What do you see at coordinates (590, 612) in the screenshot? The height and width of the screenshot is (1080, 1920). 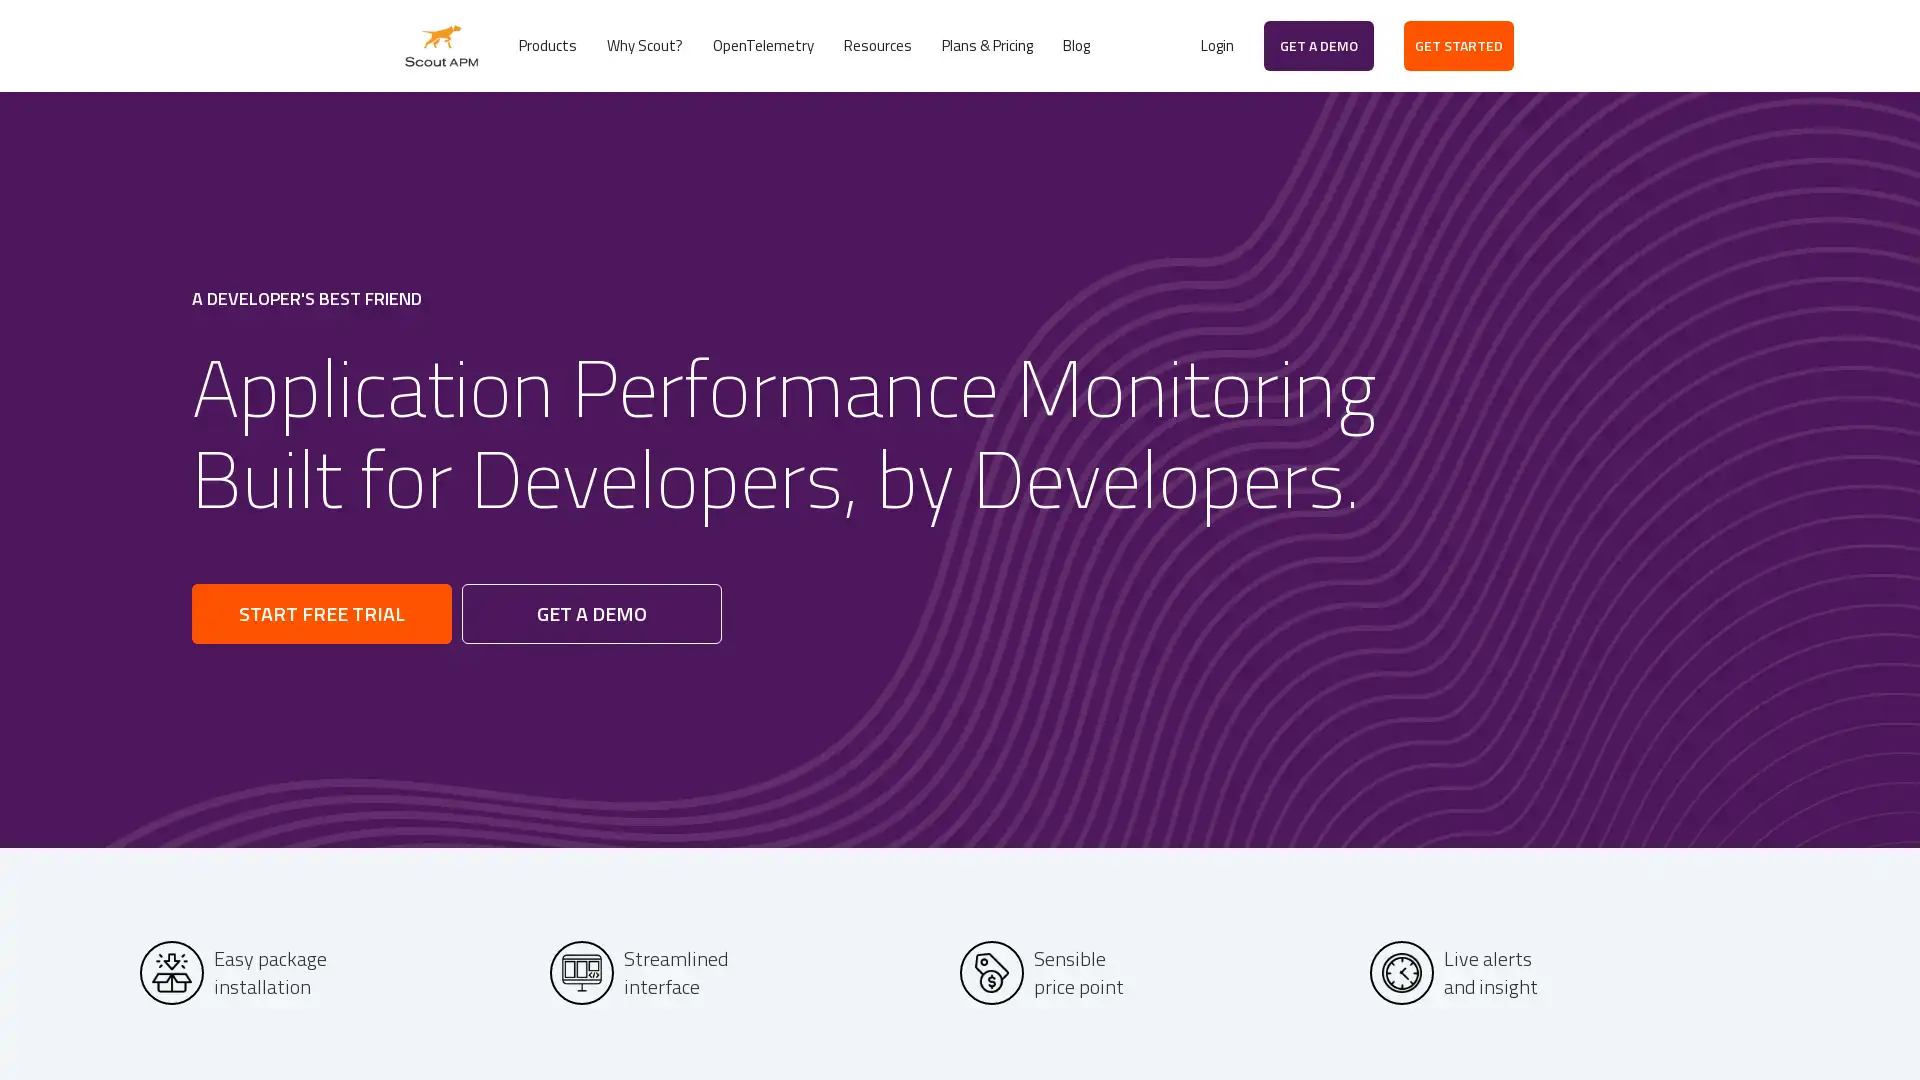 I see `GET A DEMO` at bounding box center [590, 612].